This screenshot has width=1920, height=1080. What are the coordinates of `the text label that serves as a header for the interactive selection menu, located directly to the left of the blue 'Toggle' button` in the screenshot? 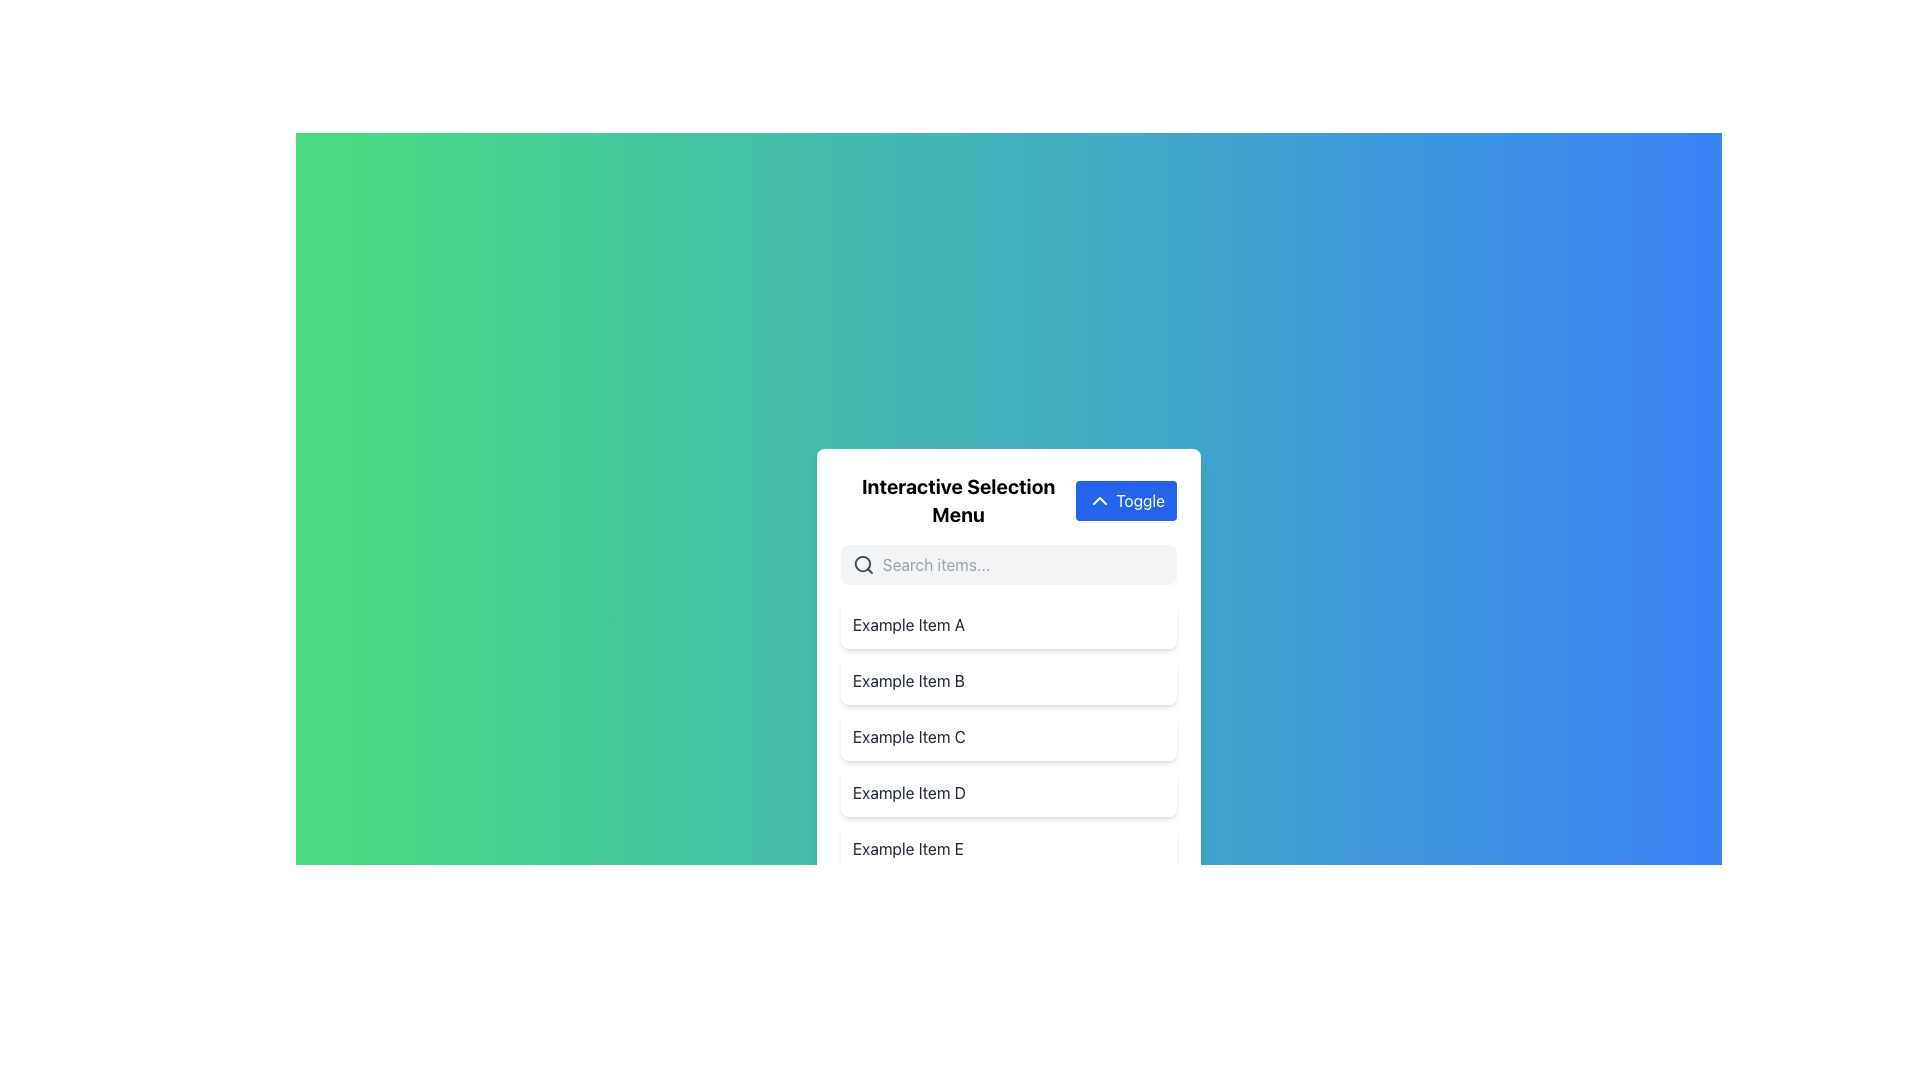 It's located at (957, 500).